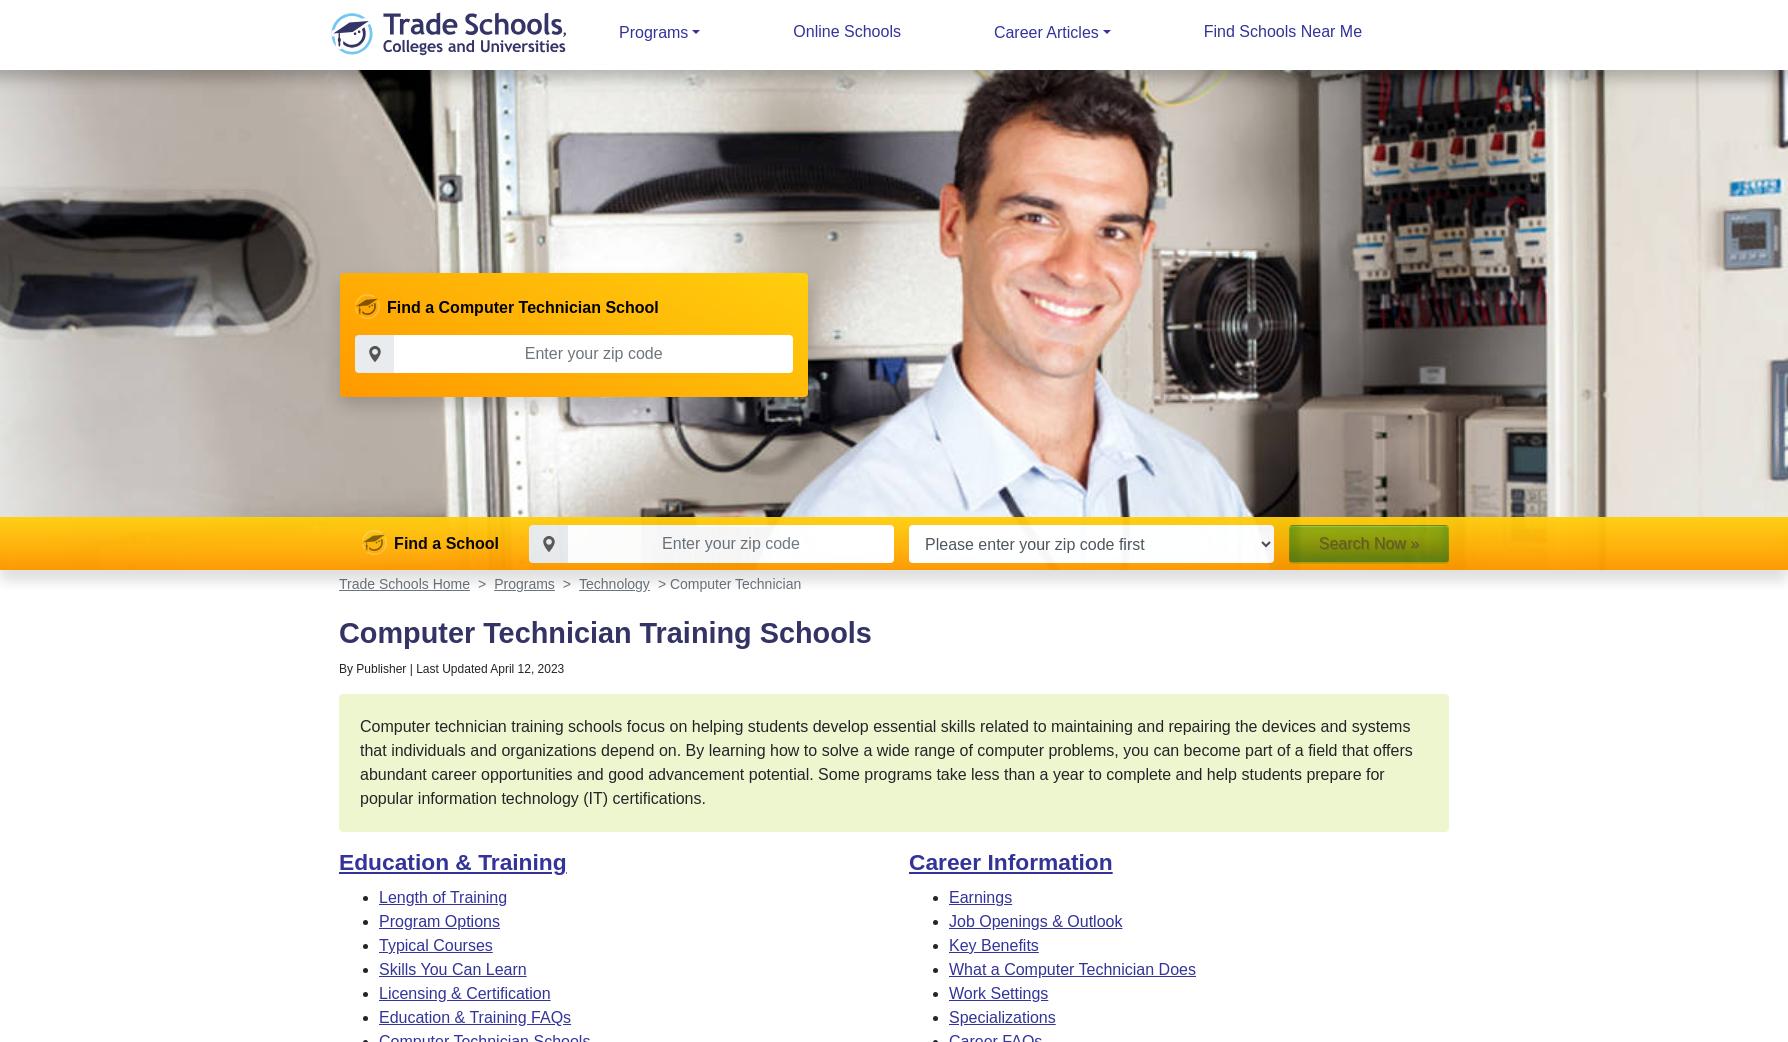 The width and height of the screenshot is (1788, 1042). I want to click on 'Both', so click(838, 587).